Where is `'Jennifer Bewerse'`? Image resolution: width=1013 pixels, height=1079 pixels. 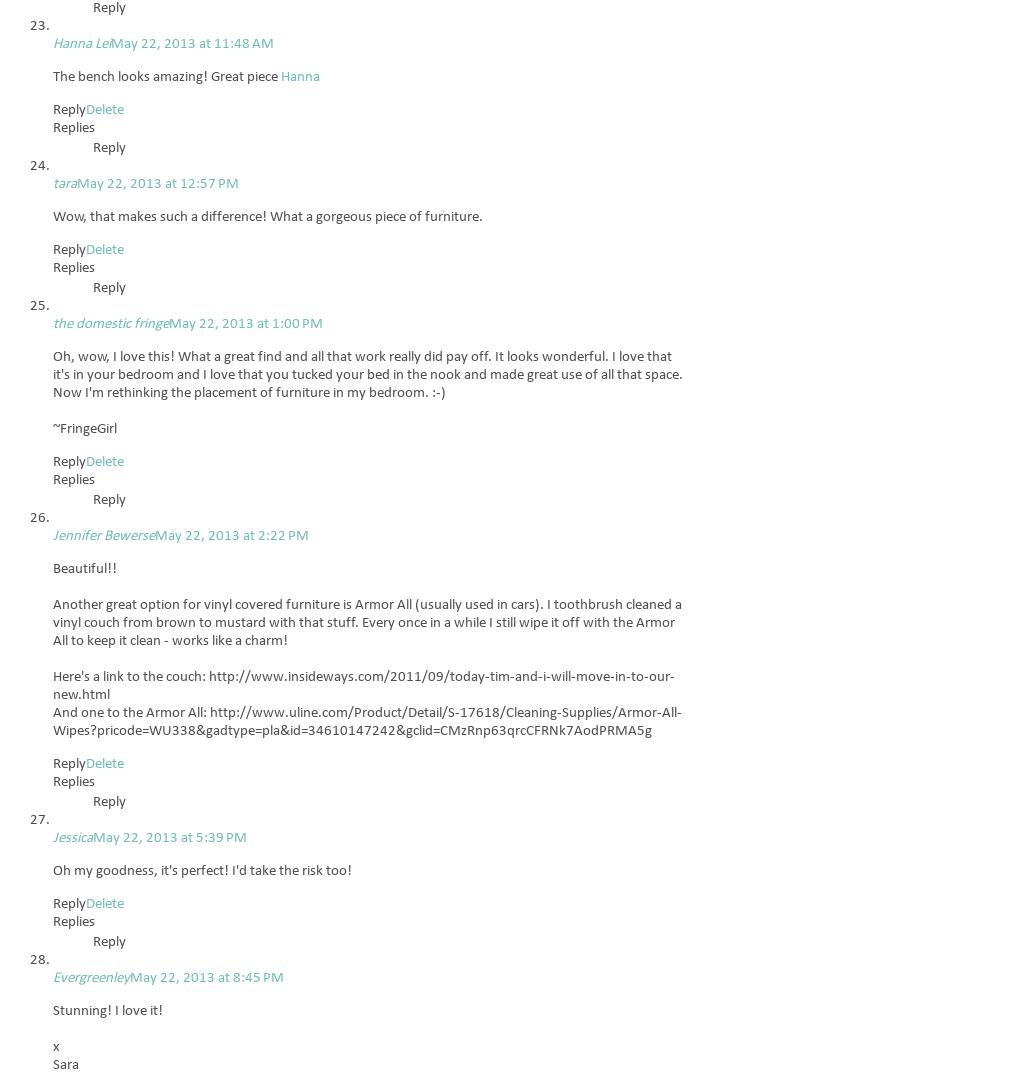
'Jennifer Bewerse' is located at coordinates (104, 536).